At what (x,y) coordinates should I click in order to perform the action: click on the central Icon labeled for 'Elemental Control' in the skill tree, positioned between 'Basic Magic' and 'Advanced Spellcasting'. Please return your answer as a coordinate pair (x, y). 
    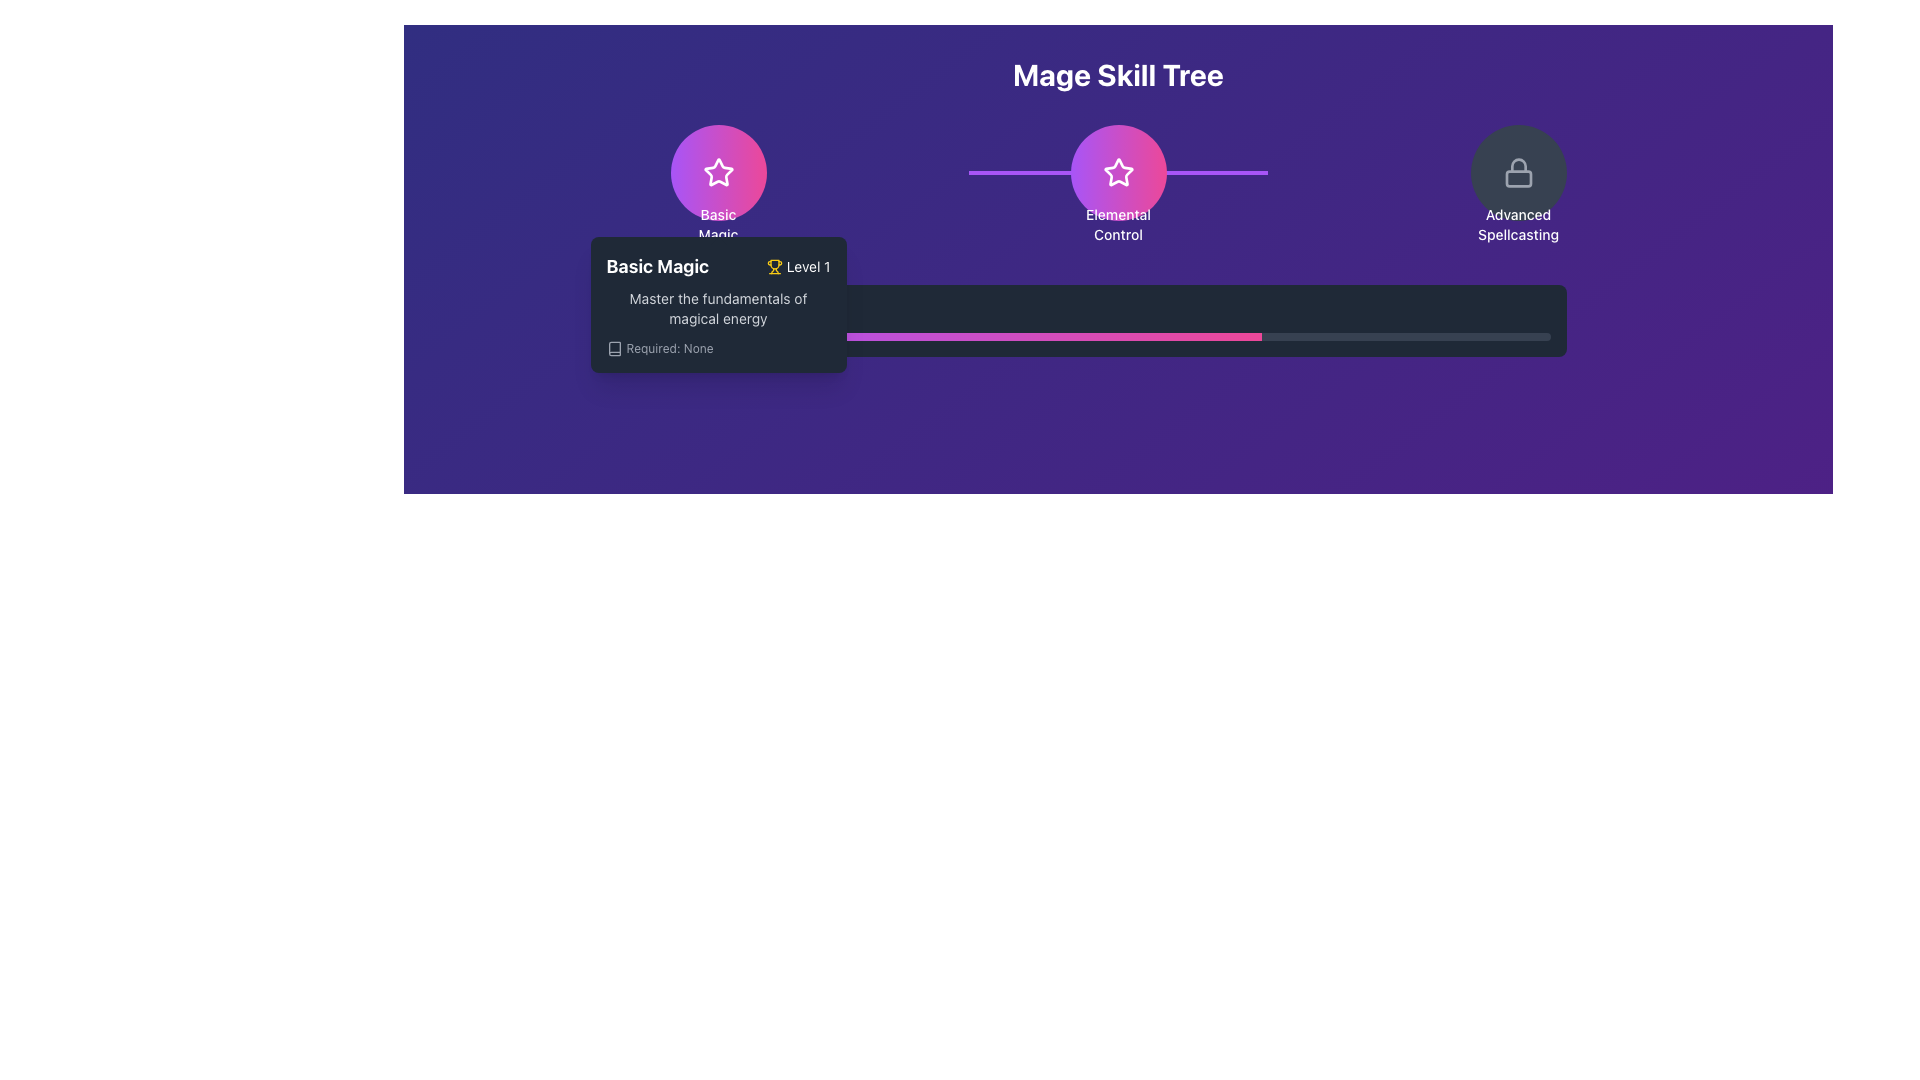
    Looking at the image, I should click on (1117, 172).